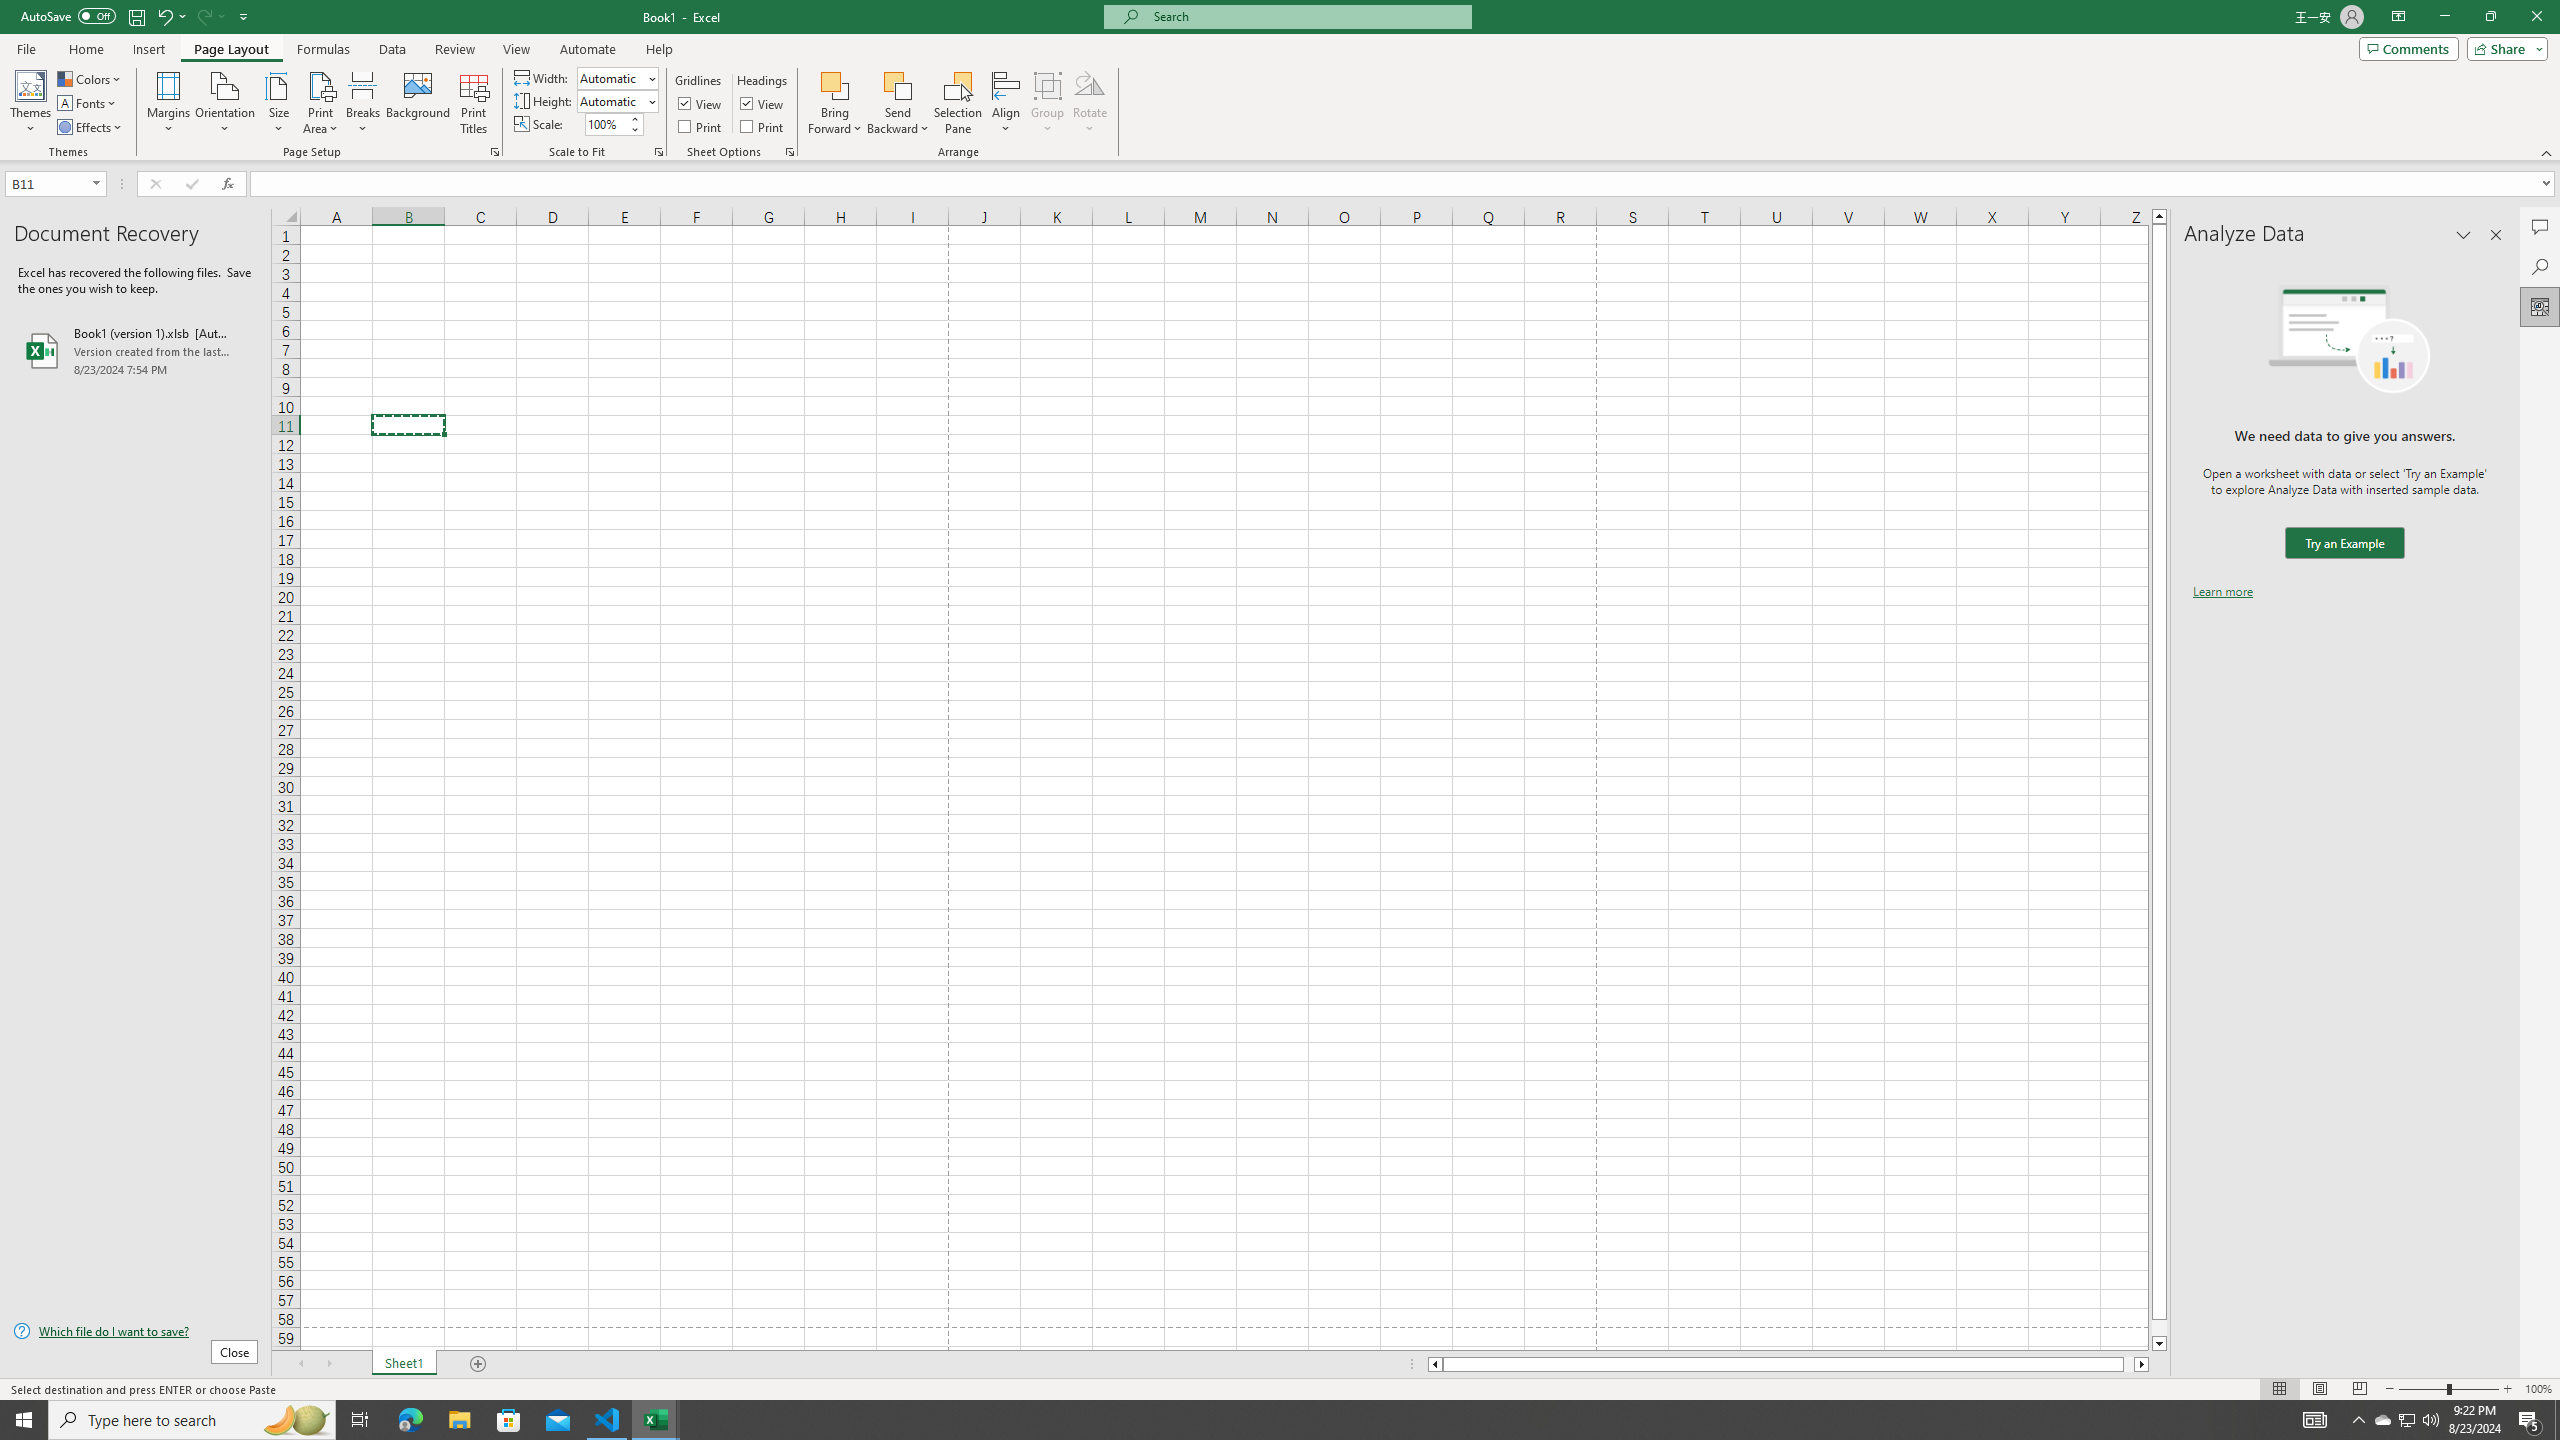  Describe the element at coordinates (763, 126) in the screenshot. I see `'Print'` at that location.